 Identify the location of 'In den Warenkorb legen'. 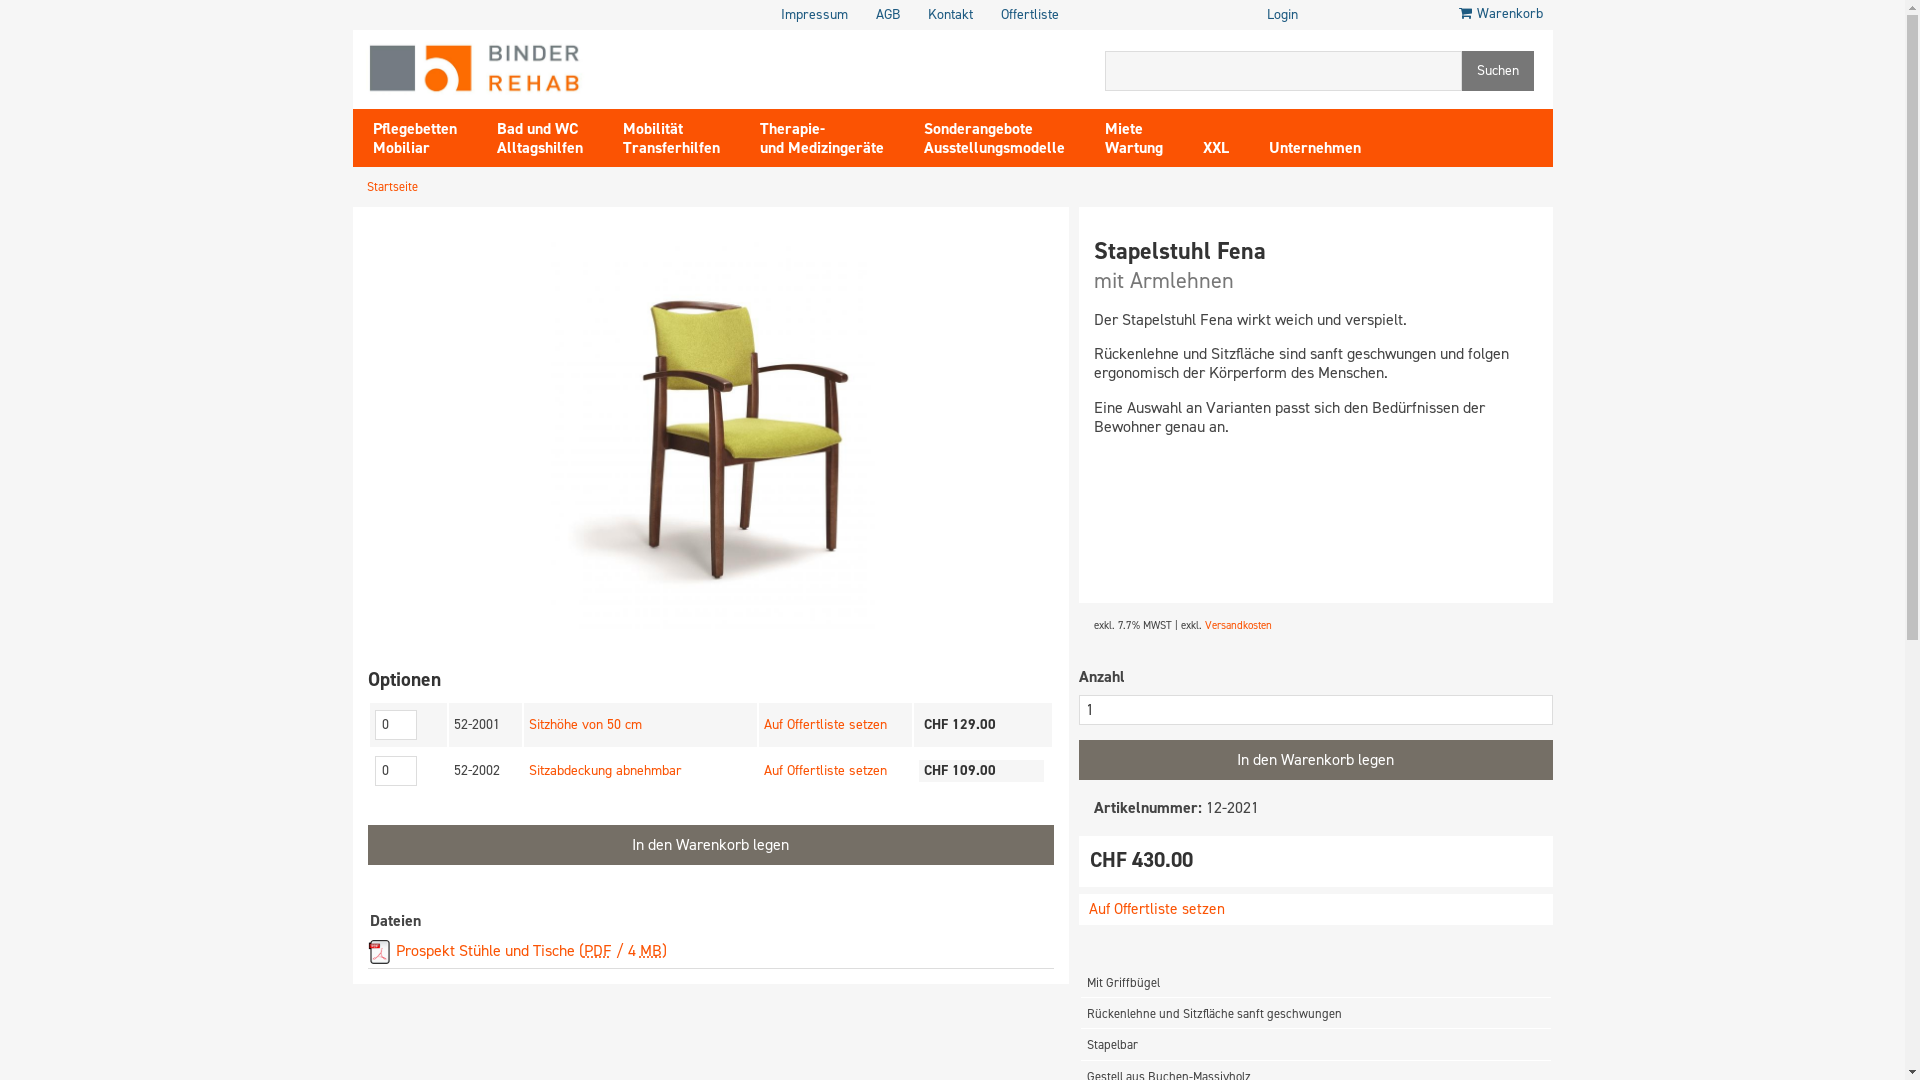
(1315, 759).